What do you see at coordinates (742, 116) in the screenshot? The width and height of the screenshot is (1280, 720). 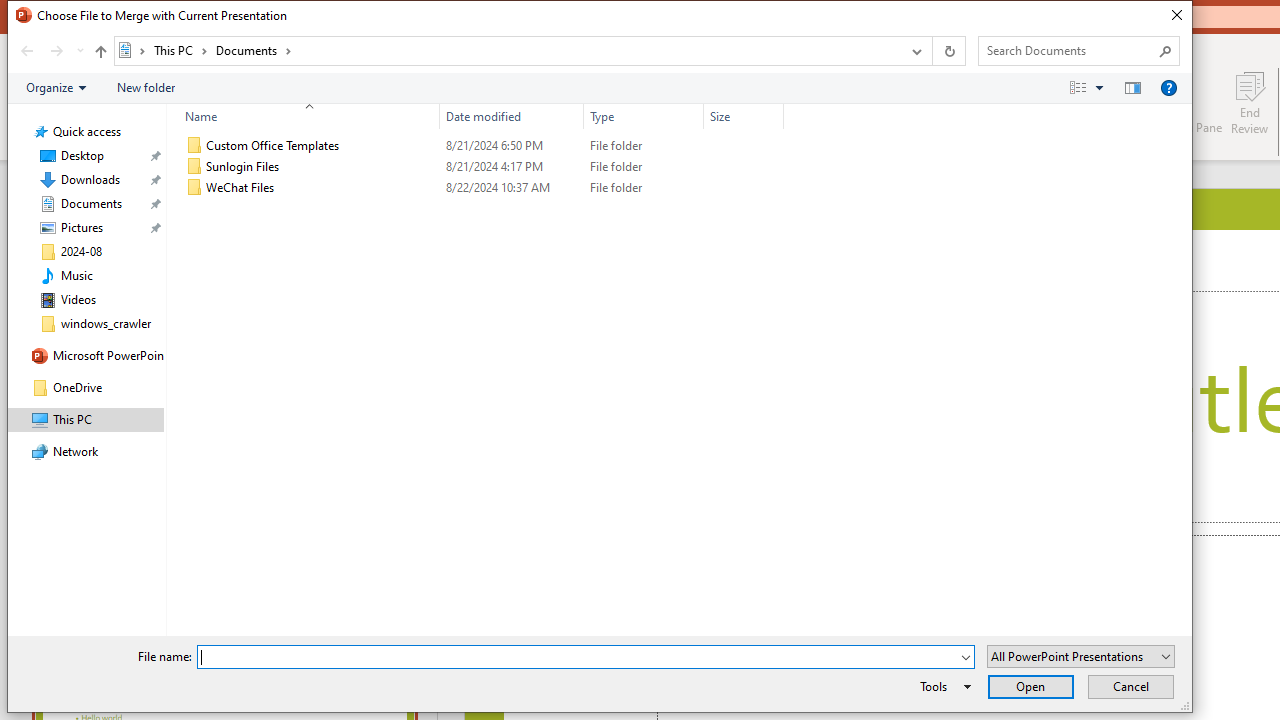 I see `'Size'` at bounding box center [742, 116].